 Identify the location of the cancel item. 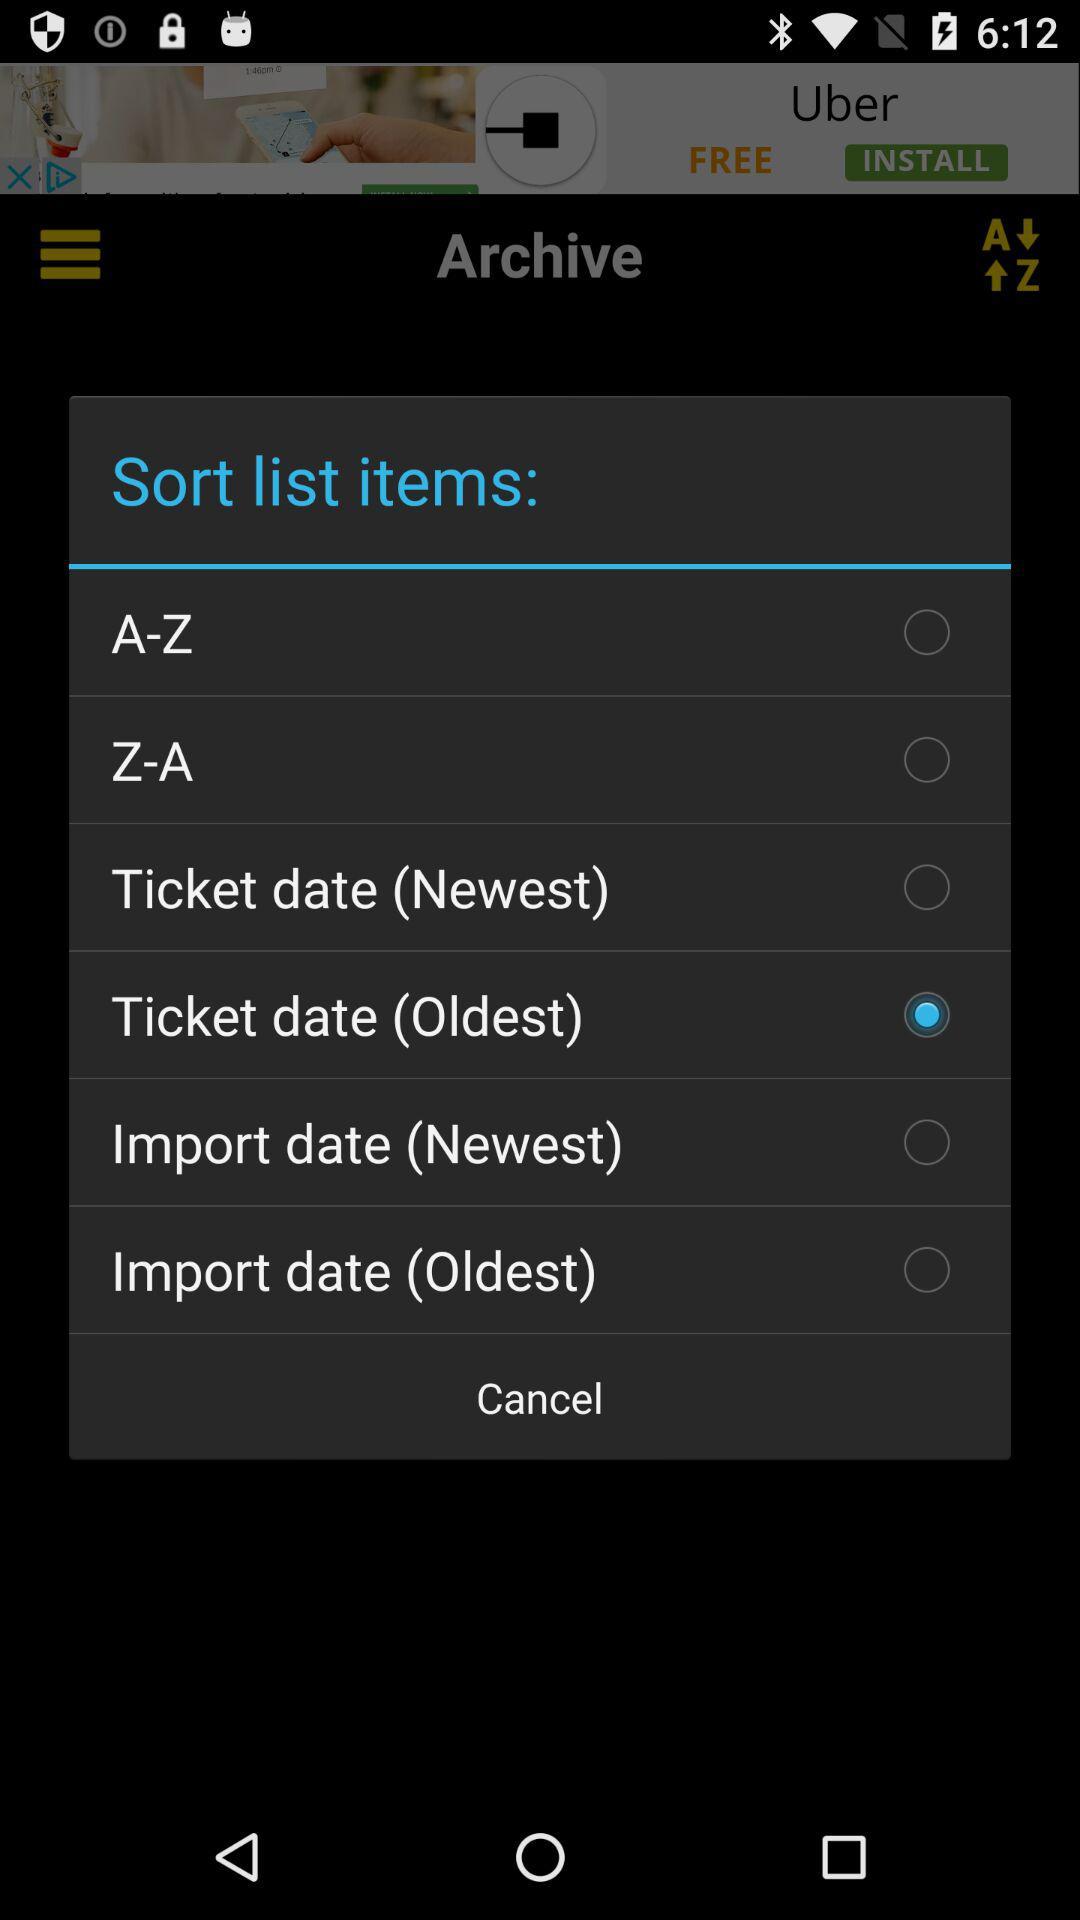
(540, 1396).